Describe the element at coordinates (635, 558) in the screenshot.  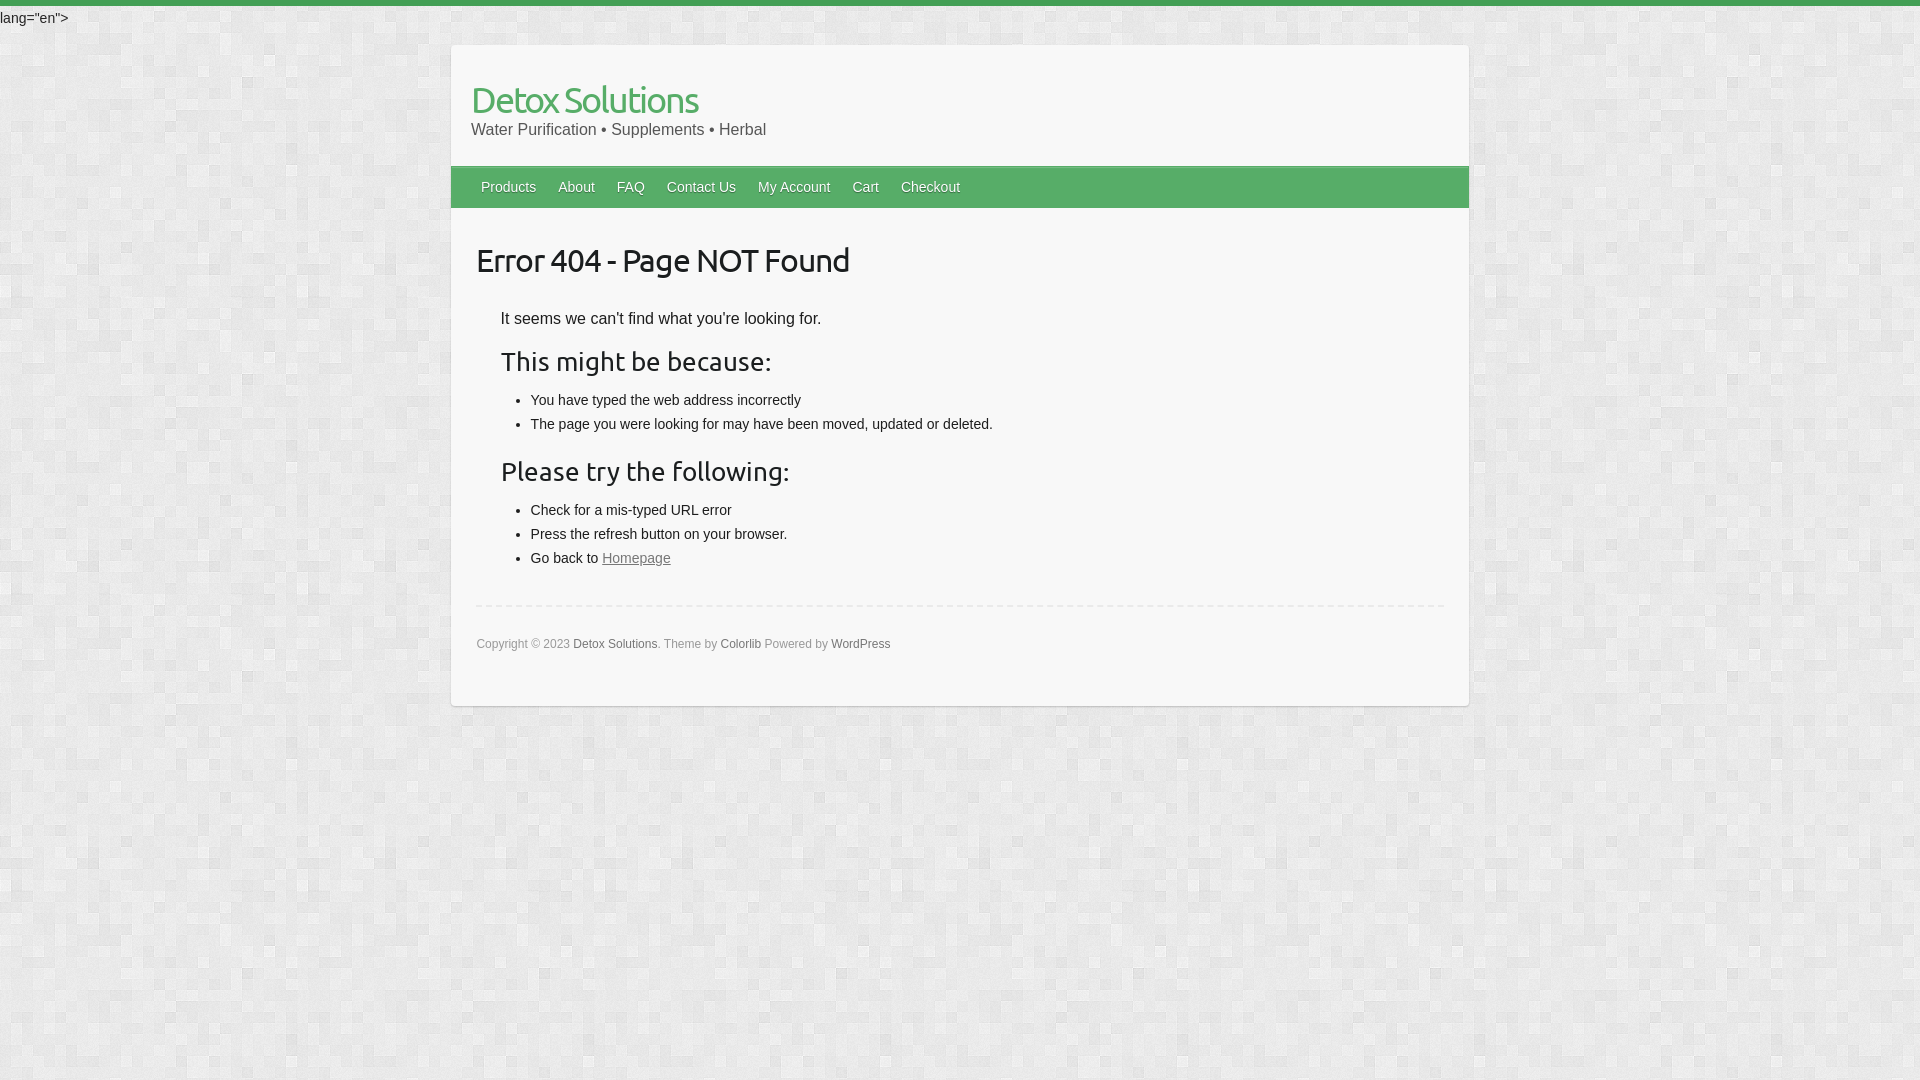
I see `'Homepage'` at that location.